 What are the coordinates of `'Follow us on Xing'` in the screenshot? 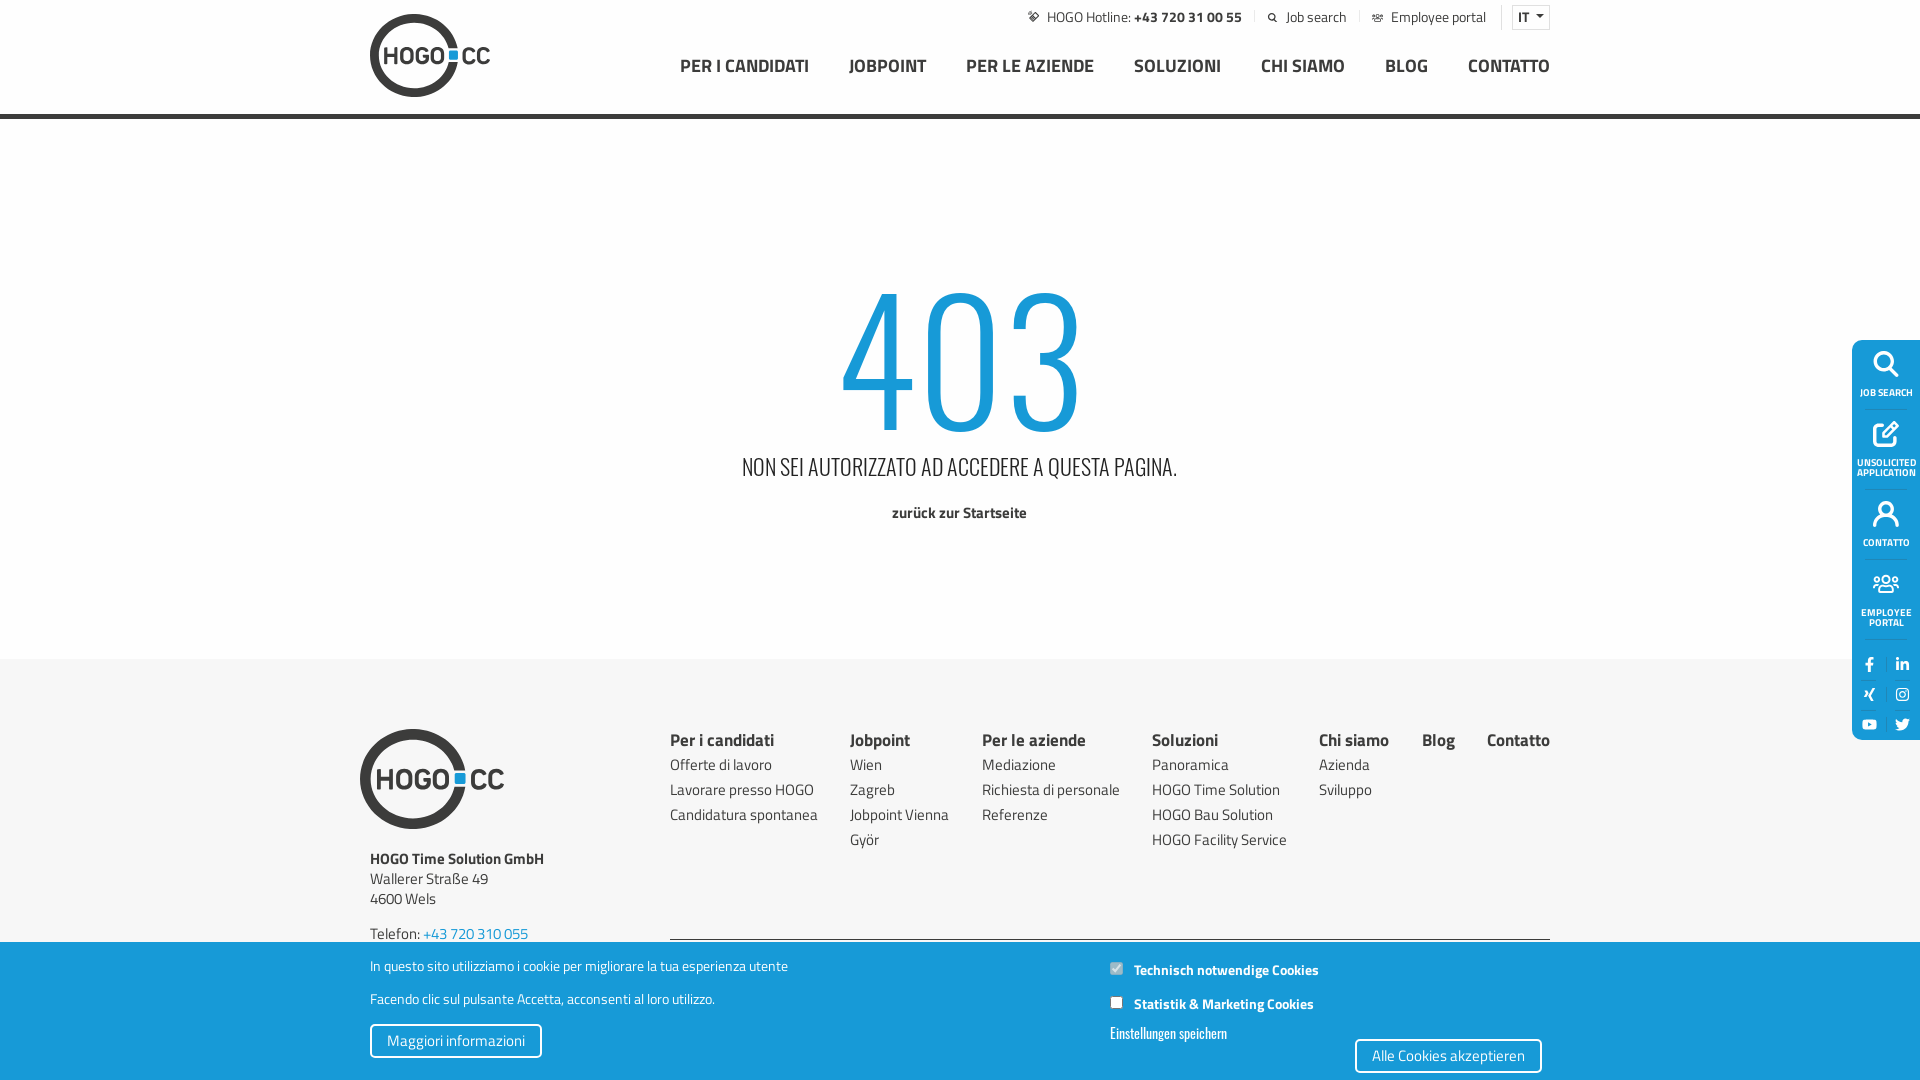 It's located at (1867, 693).